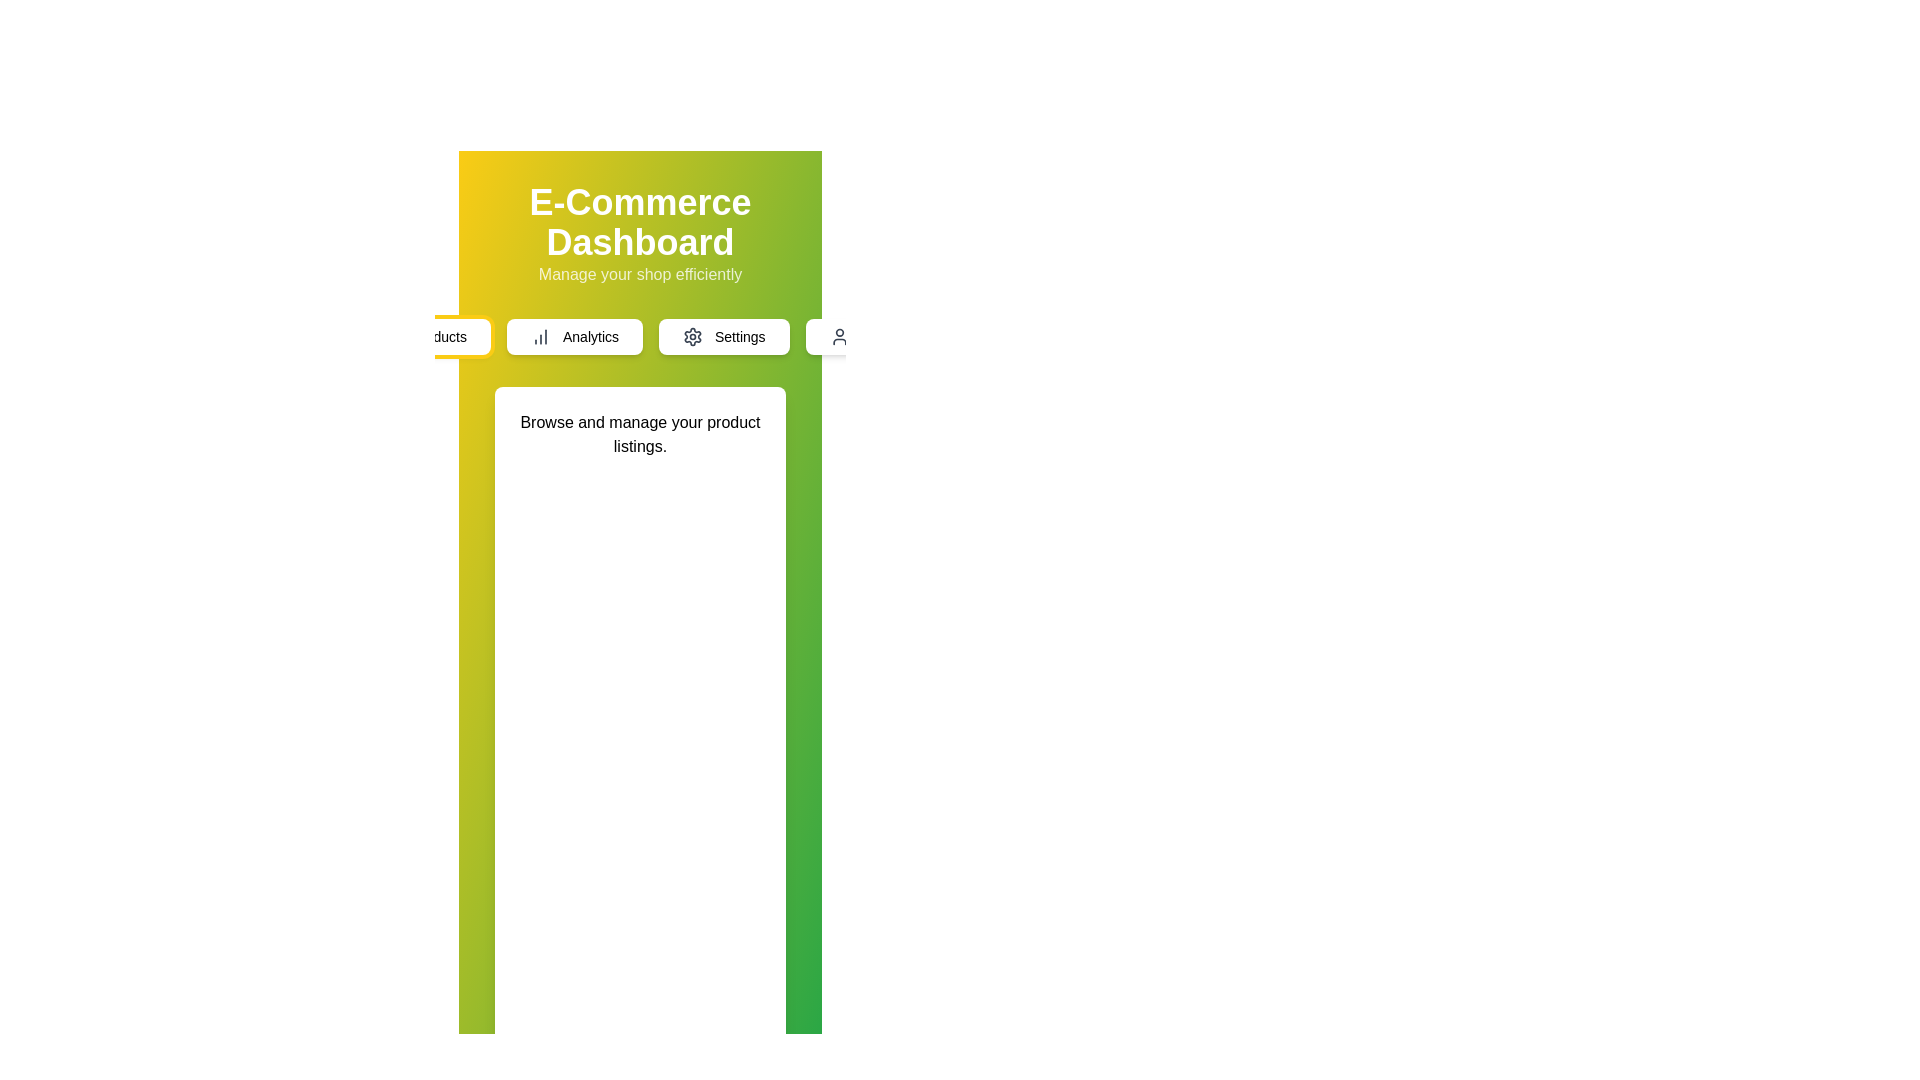  I want to click on the settings button that features a cogwheel icon styled in a linear design, located in the top navigation bar of the application interface, so click(692, 335).